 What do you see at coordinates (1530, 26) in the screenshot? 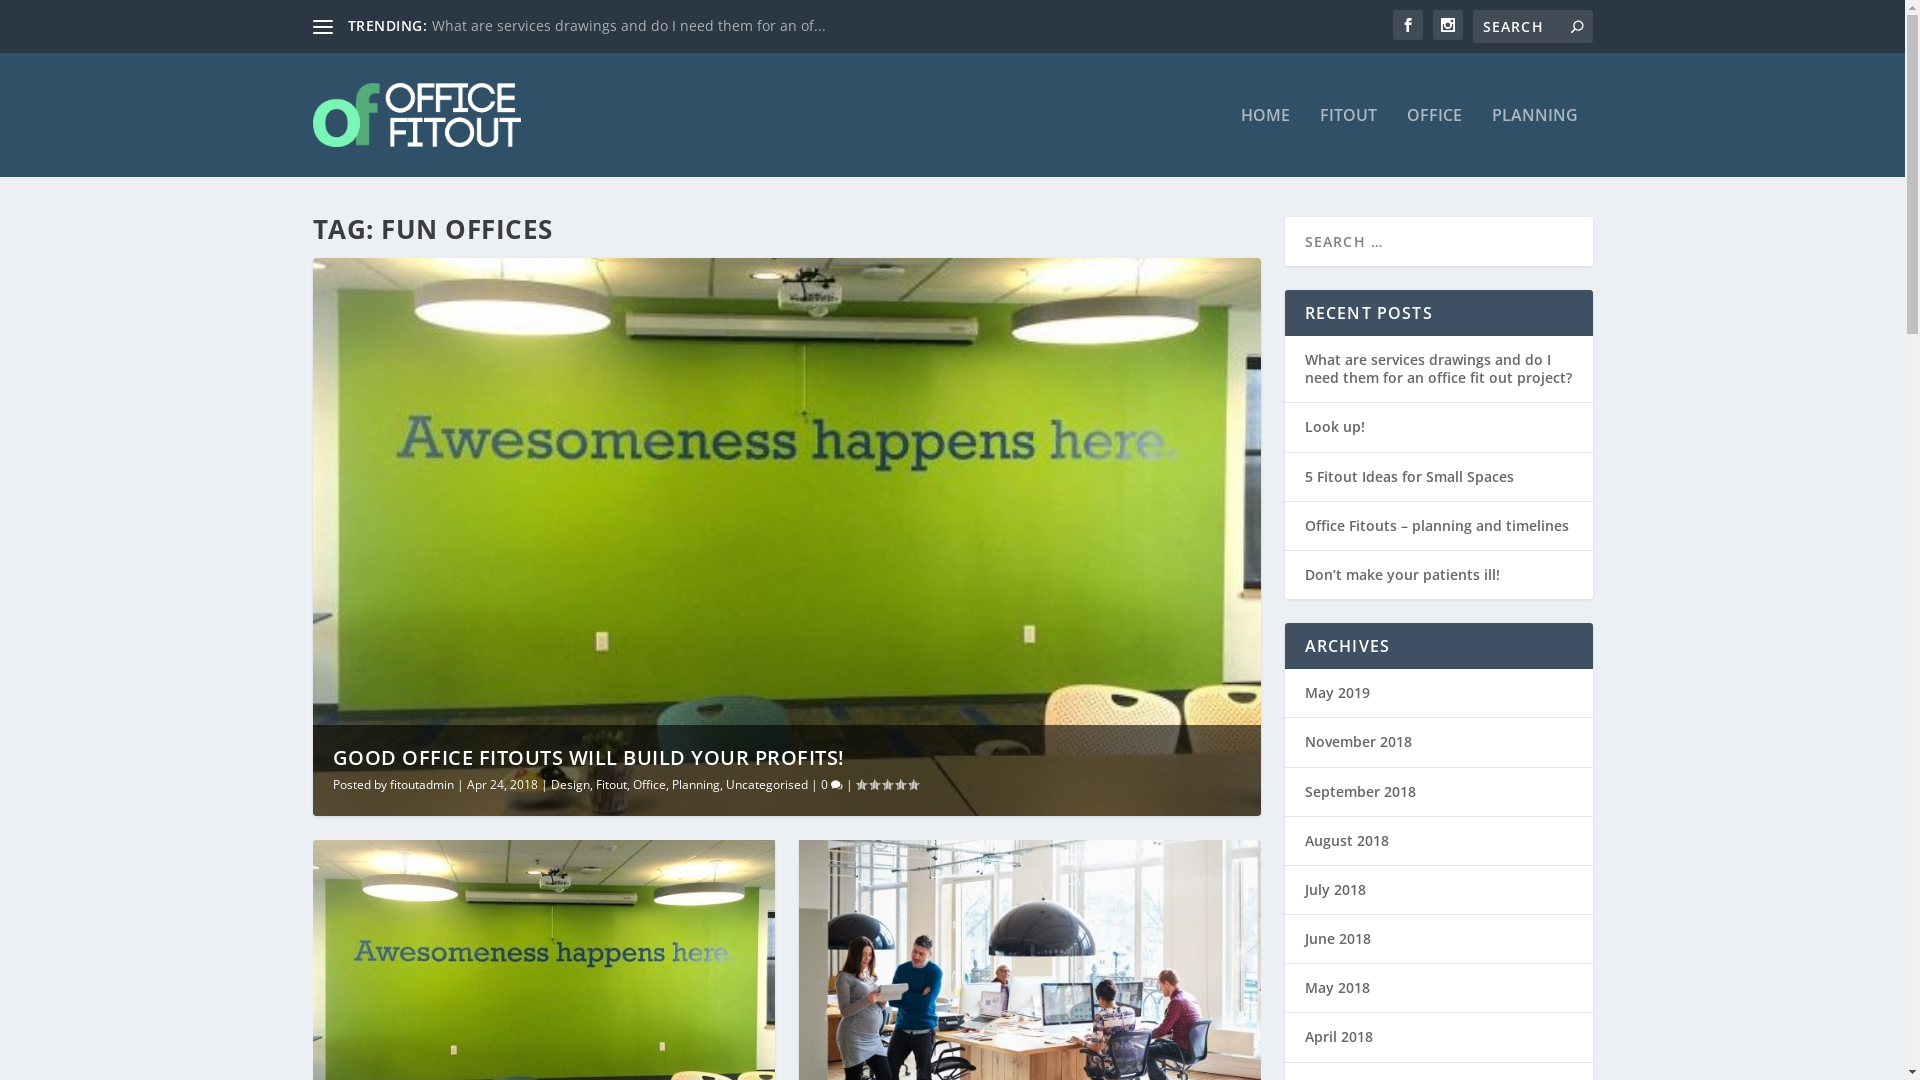
I see `'Search for:'` at bounding box center [1530, 26].